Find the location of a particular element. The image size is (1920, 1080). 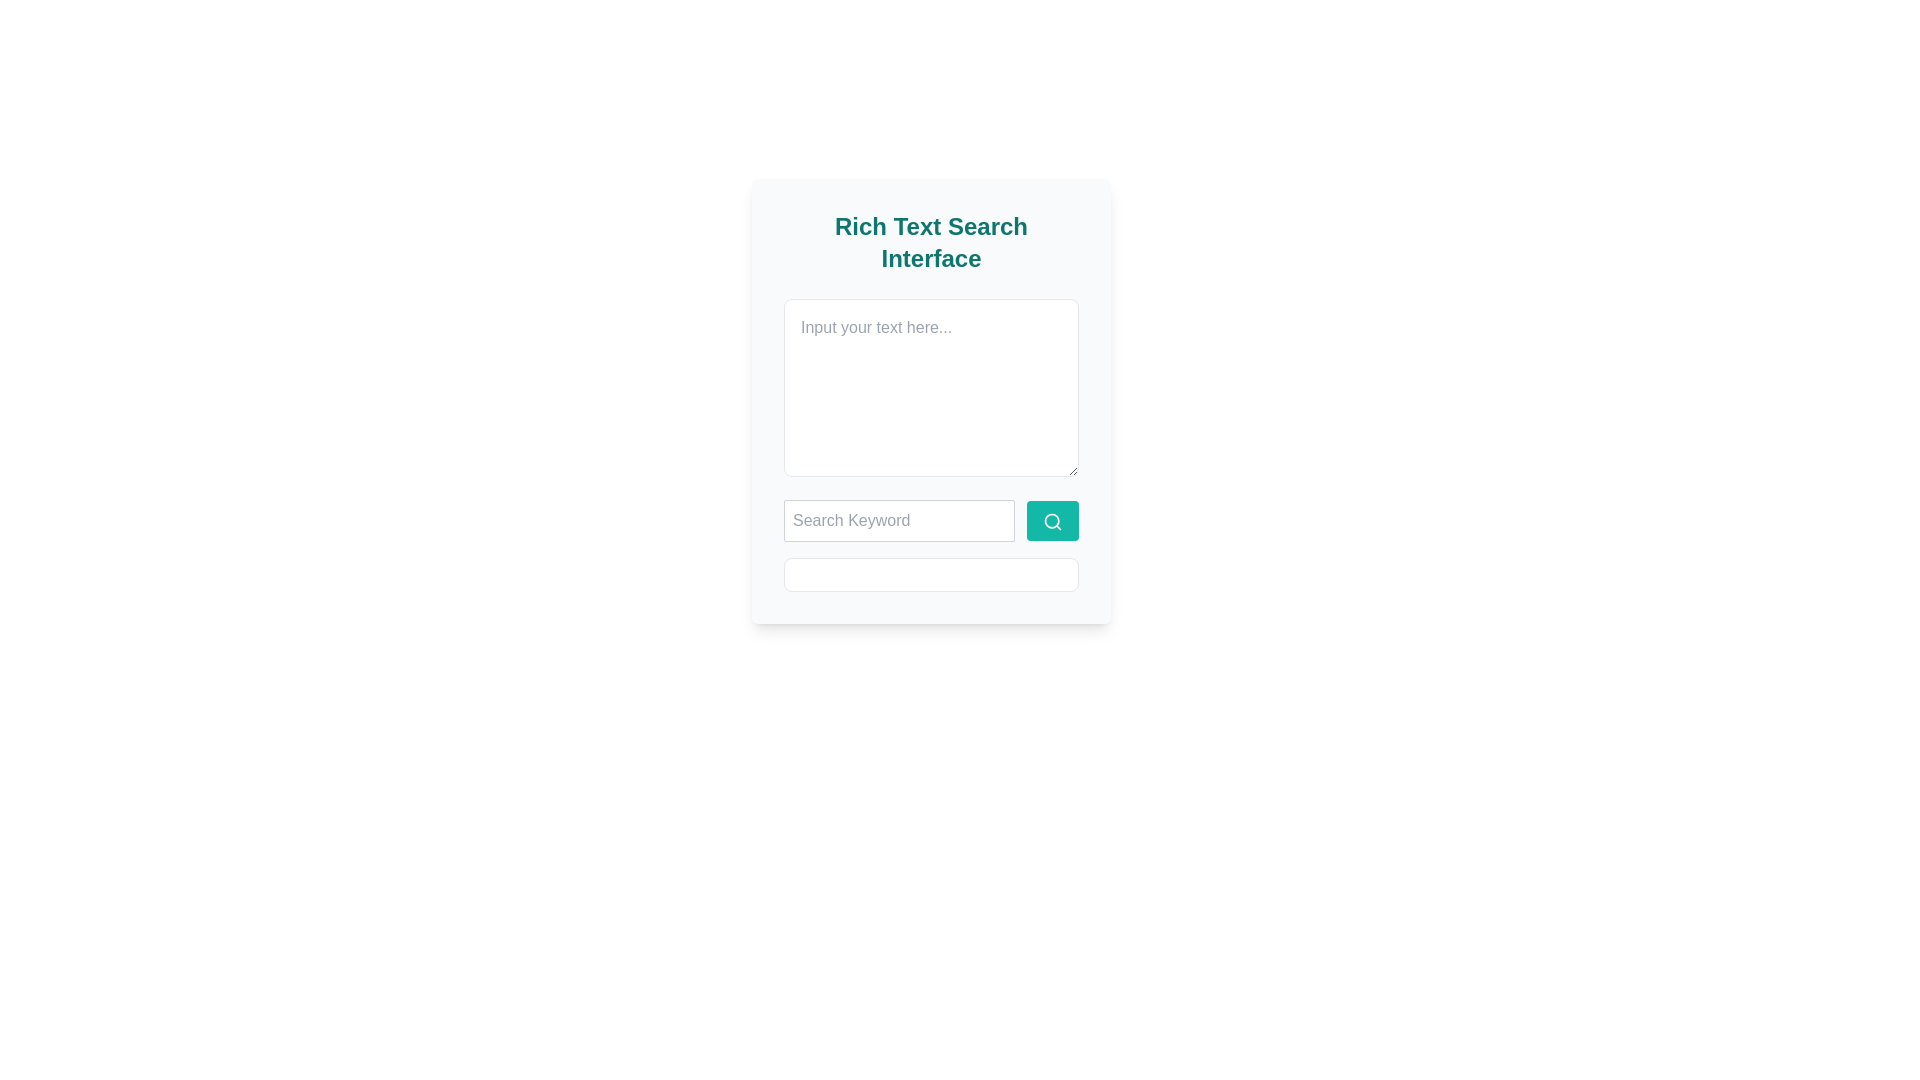

the primary circular decorative element inside the magnifying glass icon, located to the right of the 'Search Keyword' input field is located at coordinates (1051, 519).